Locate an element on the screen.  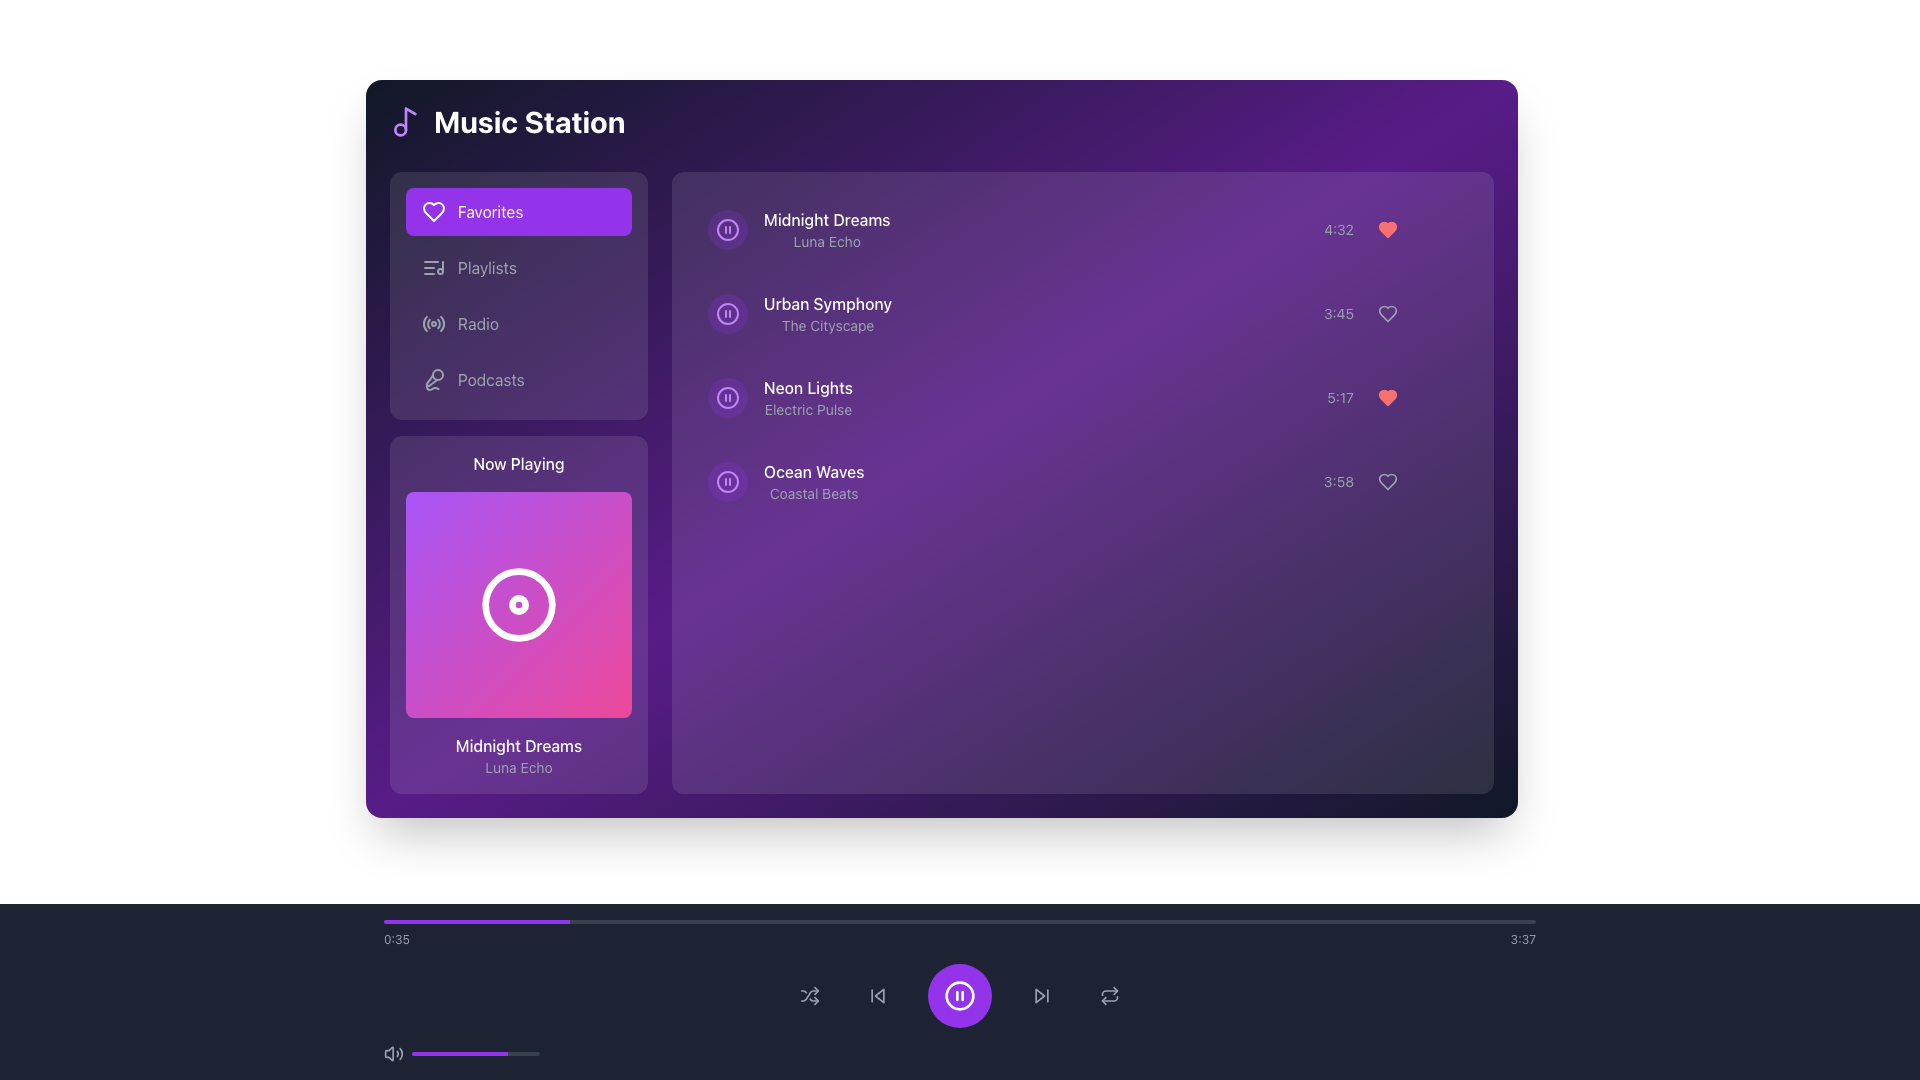
the volume control icon located at the far left end of the playback control bar to adjust the volume settings is located at coordinates (393, 1052).